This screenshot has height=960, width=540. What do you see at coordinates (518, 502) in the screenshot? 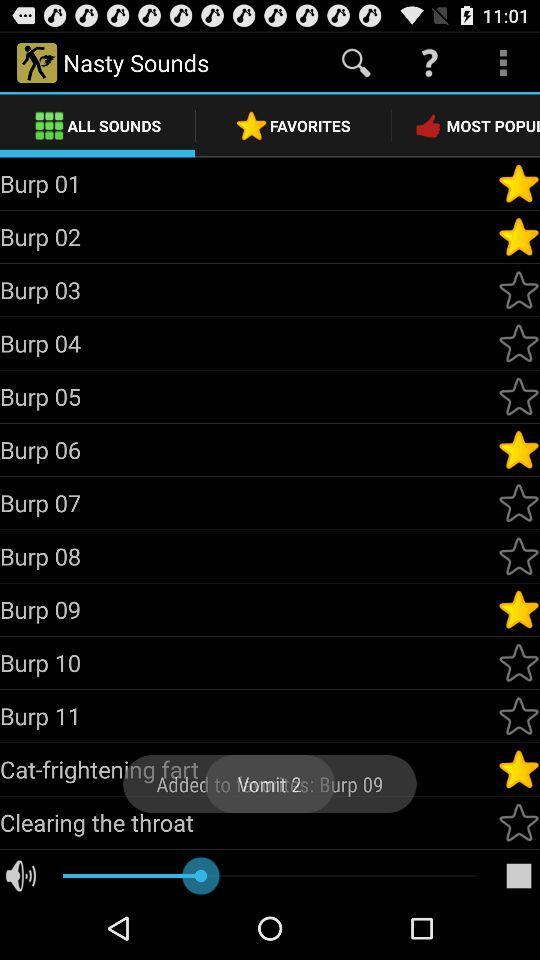
I see `burp 7` at bounding box center [518, 502].